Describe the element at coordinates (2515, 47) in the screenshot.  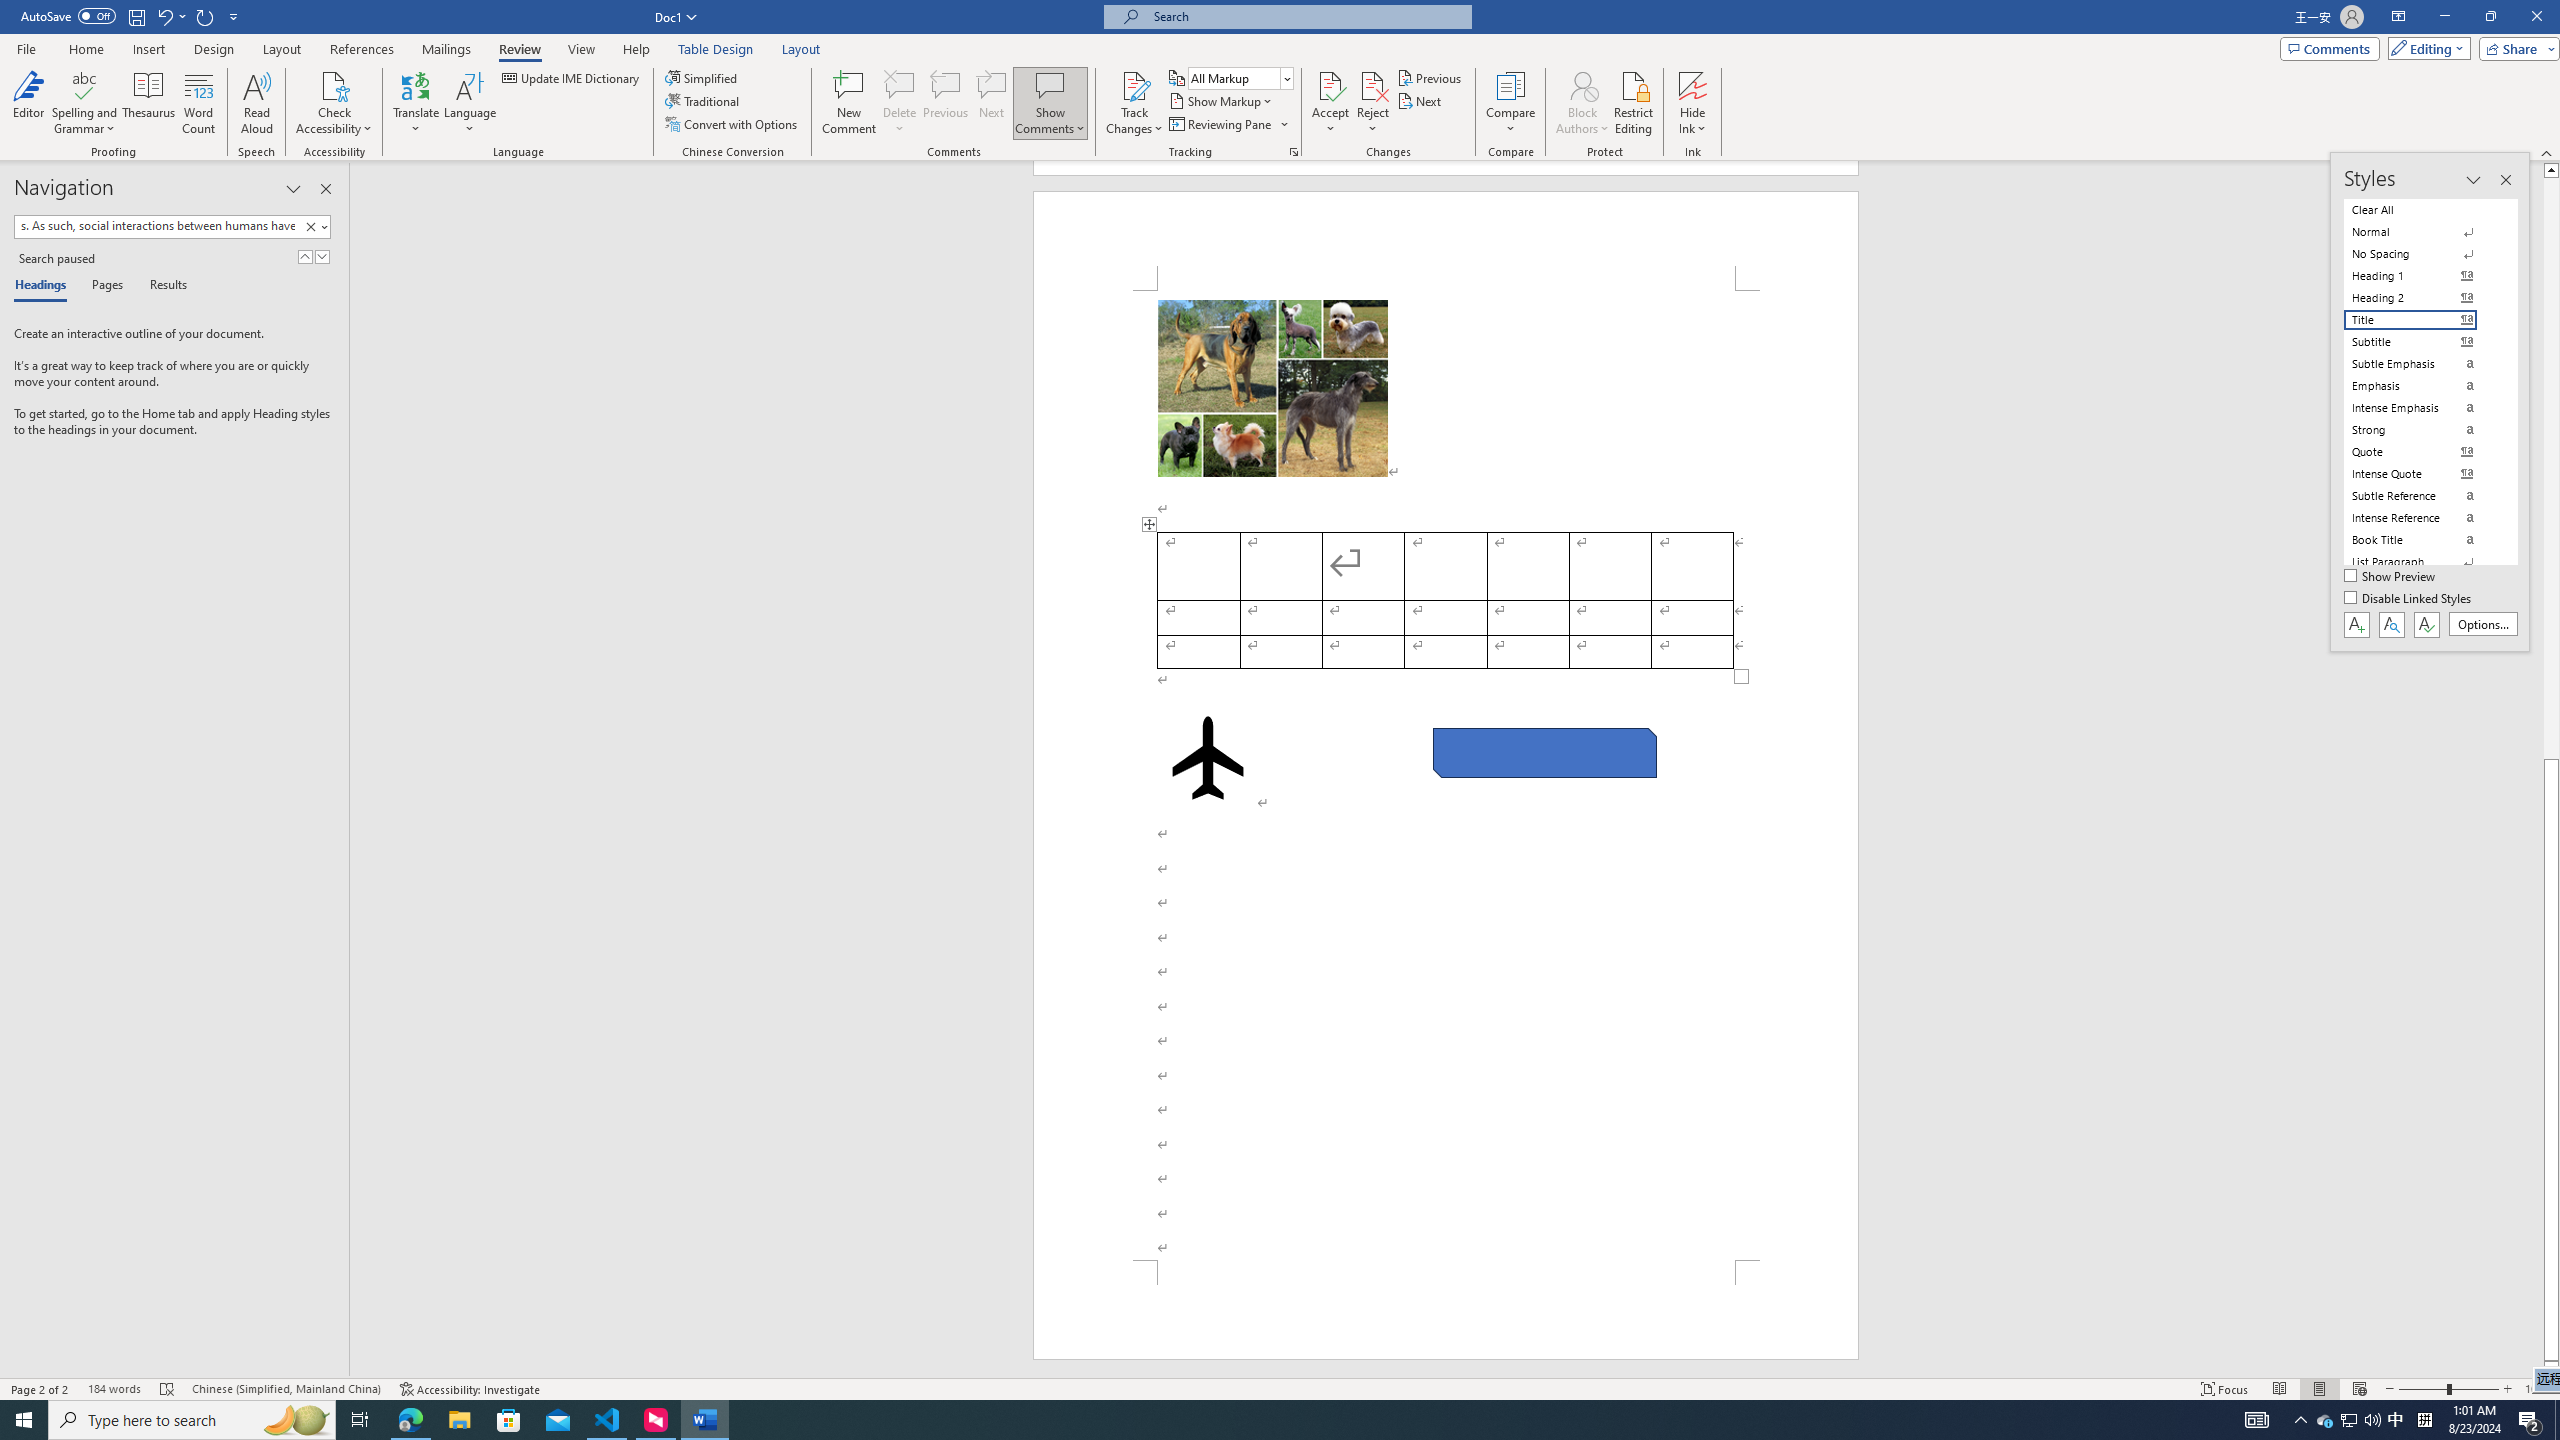
I see `'Share'` at that location.